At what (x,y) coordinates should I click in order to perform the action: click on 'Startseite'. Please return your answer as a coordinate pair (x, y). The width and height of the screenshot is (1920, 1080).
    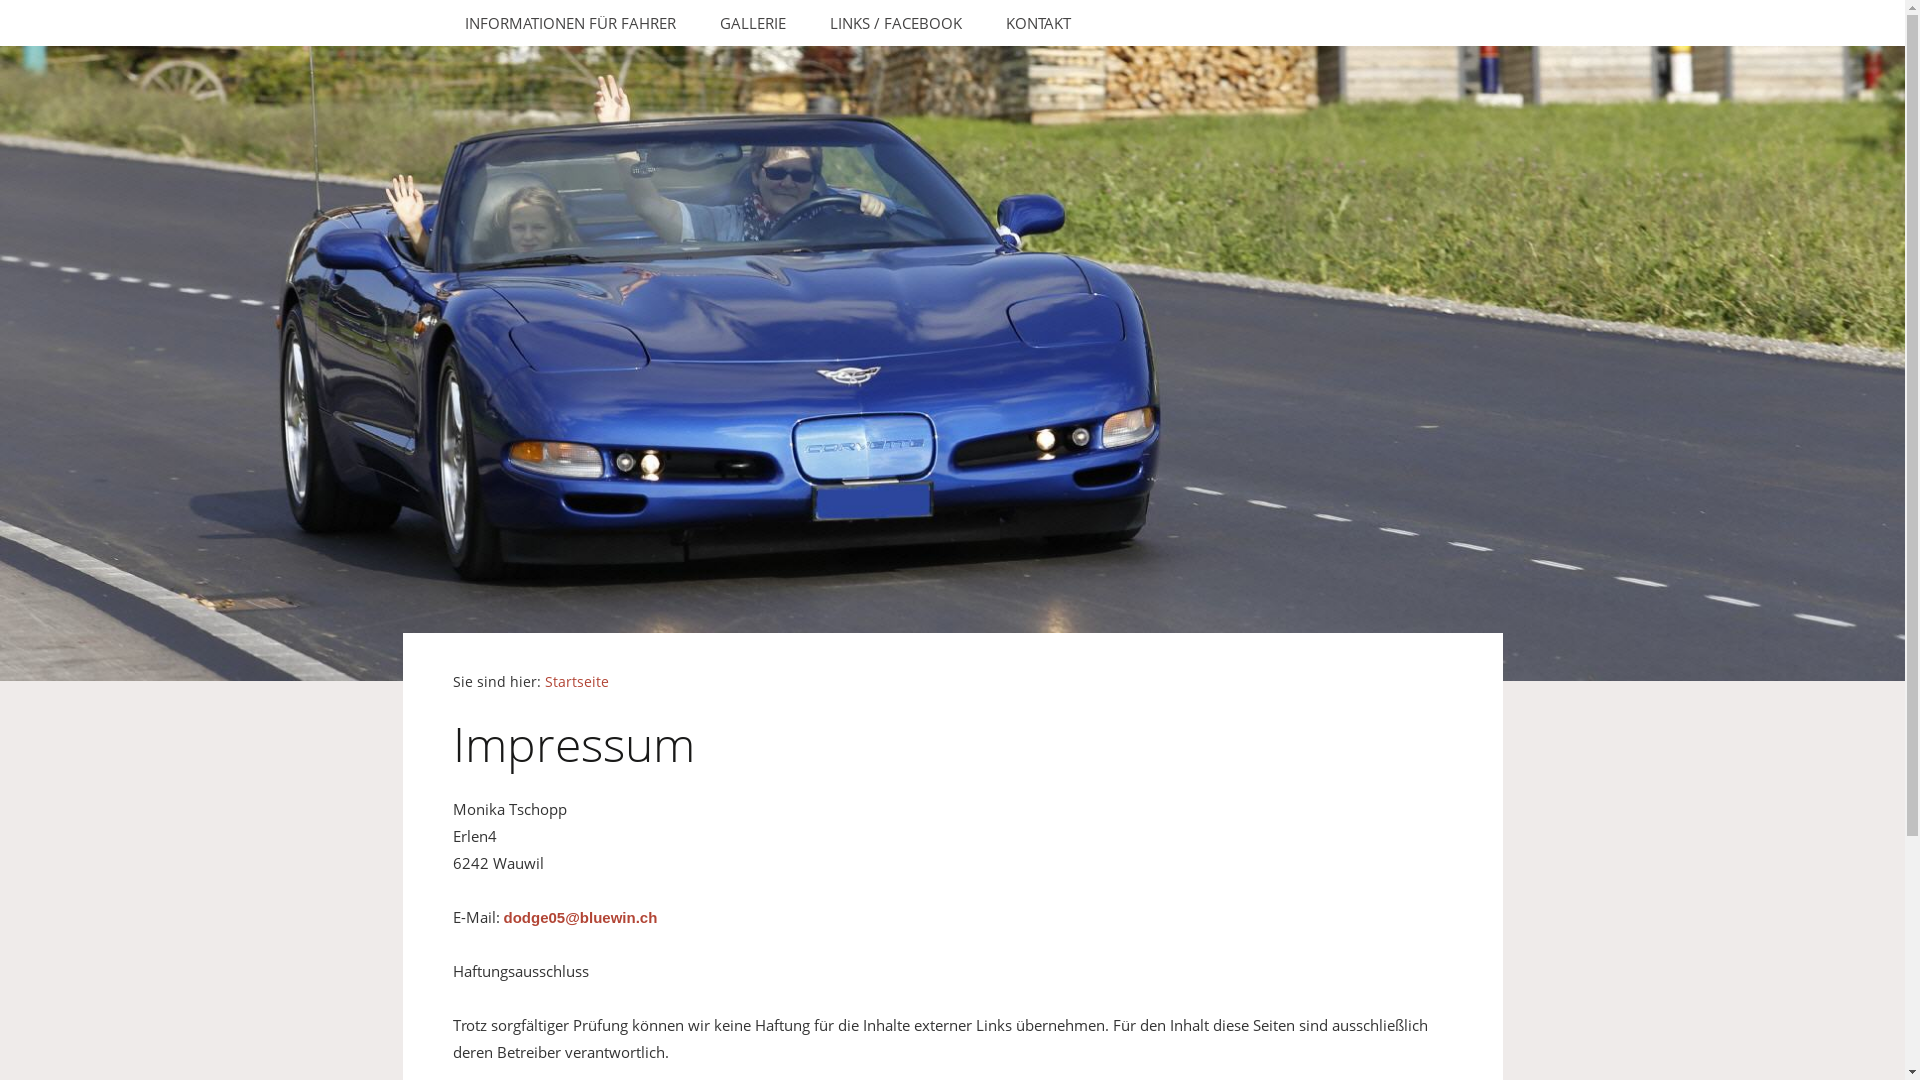
    Looking at the image, I should click on (575, 681).